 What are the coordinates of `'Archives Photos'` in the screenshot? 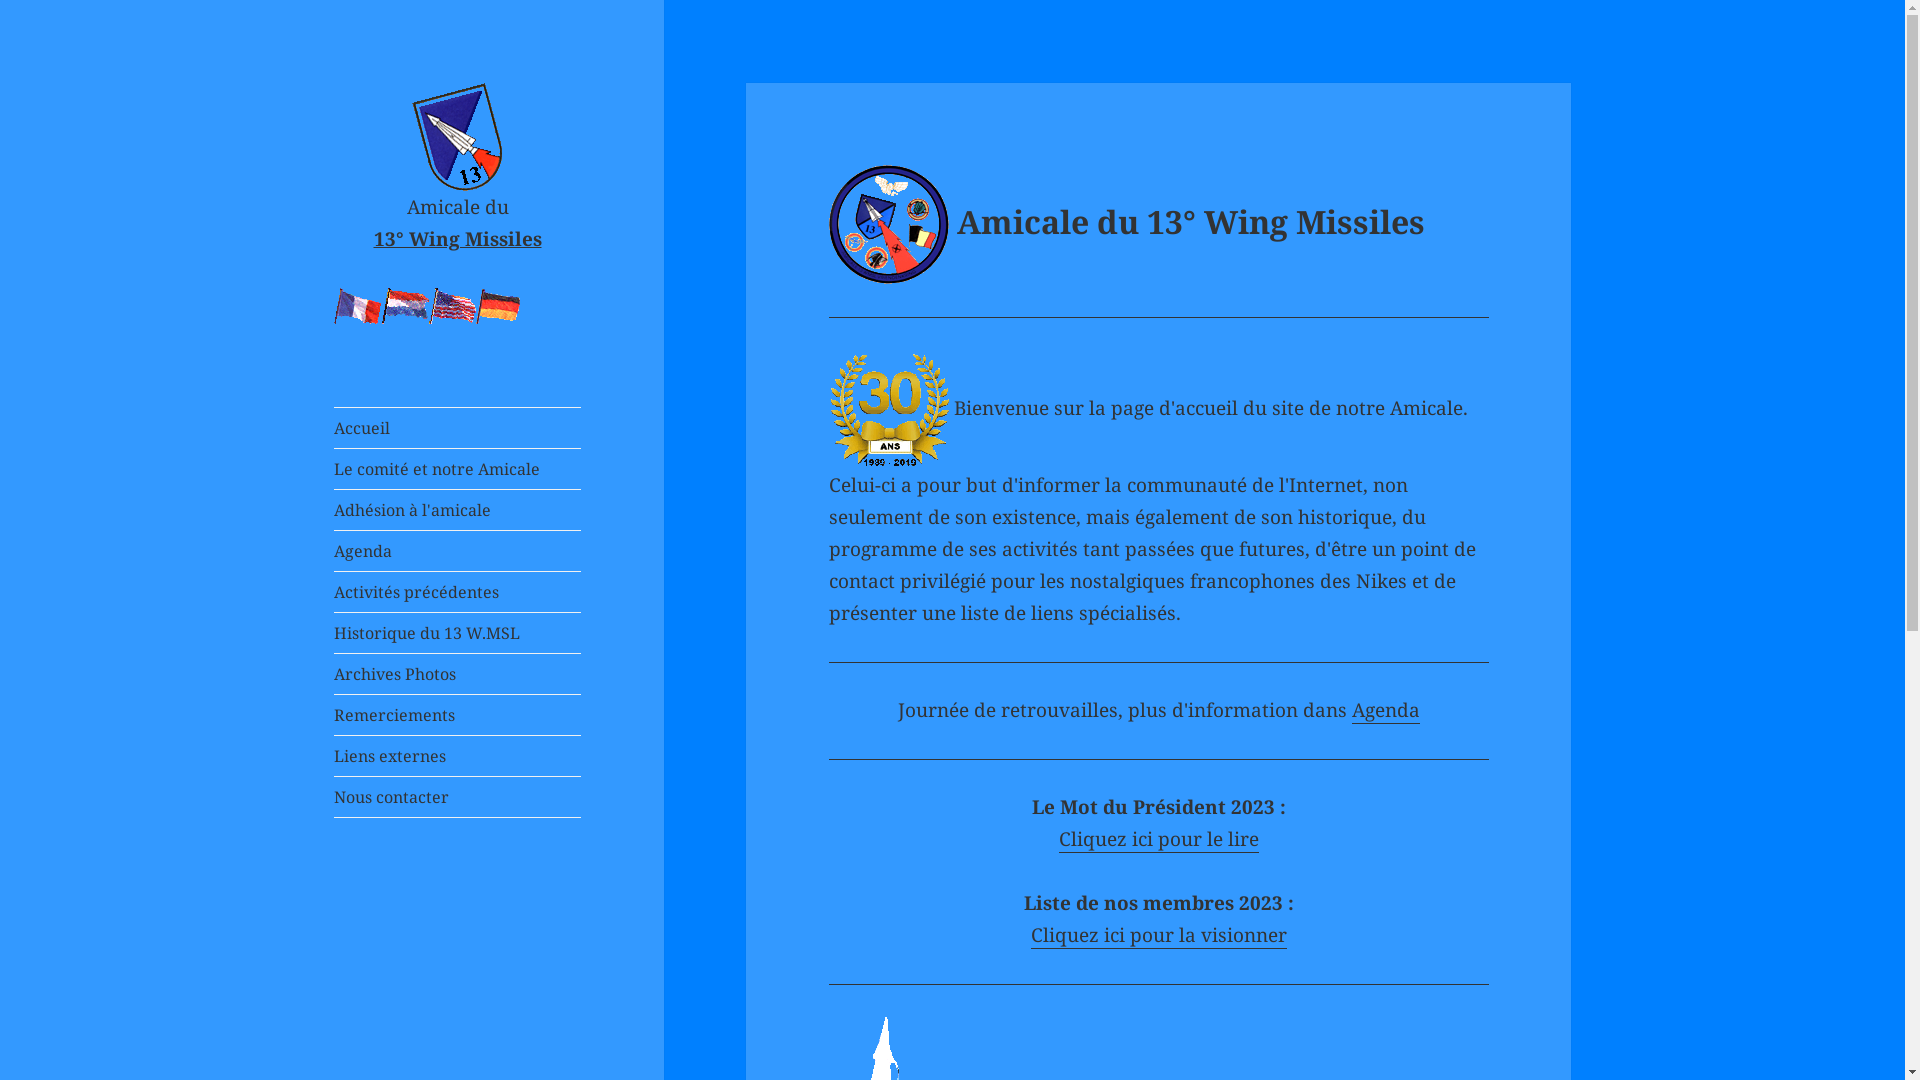 It's located at (456, 674).